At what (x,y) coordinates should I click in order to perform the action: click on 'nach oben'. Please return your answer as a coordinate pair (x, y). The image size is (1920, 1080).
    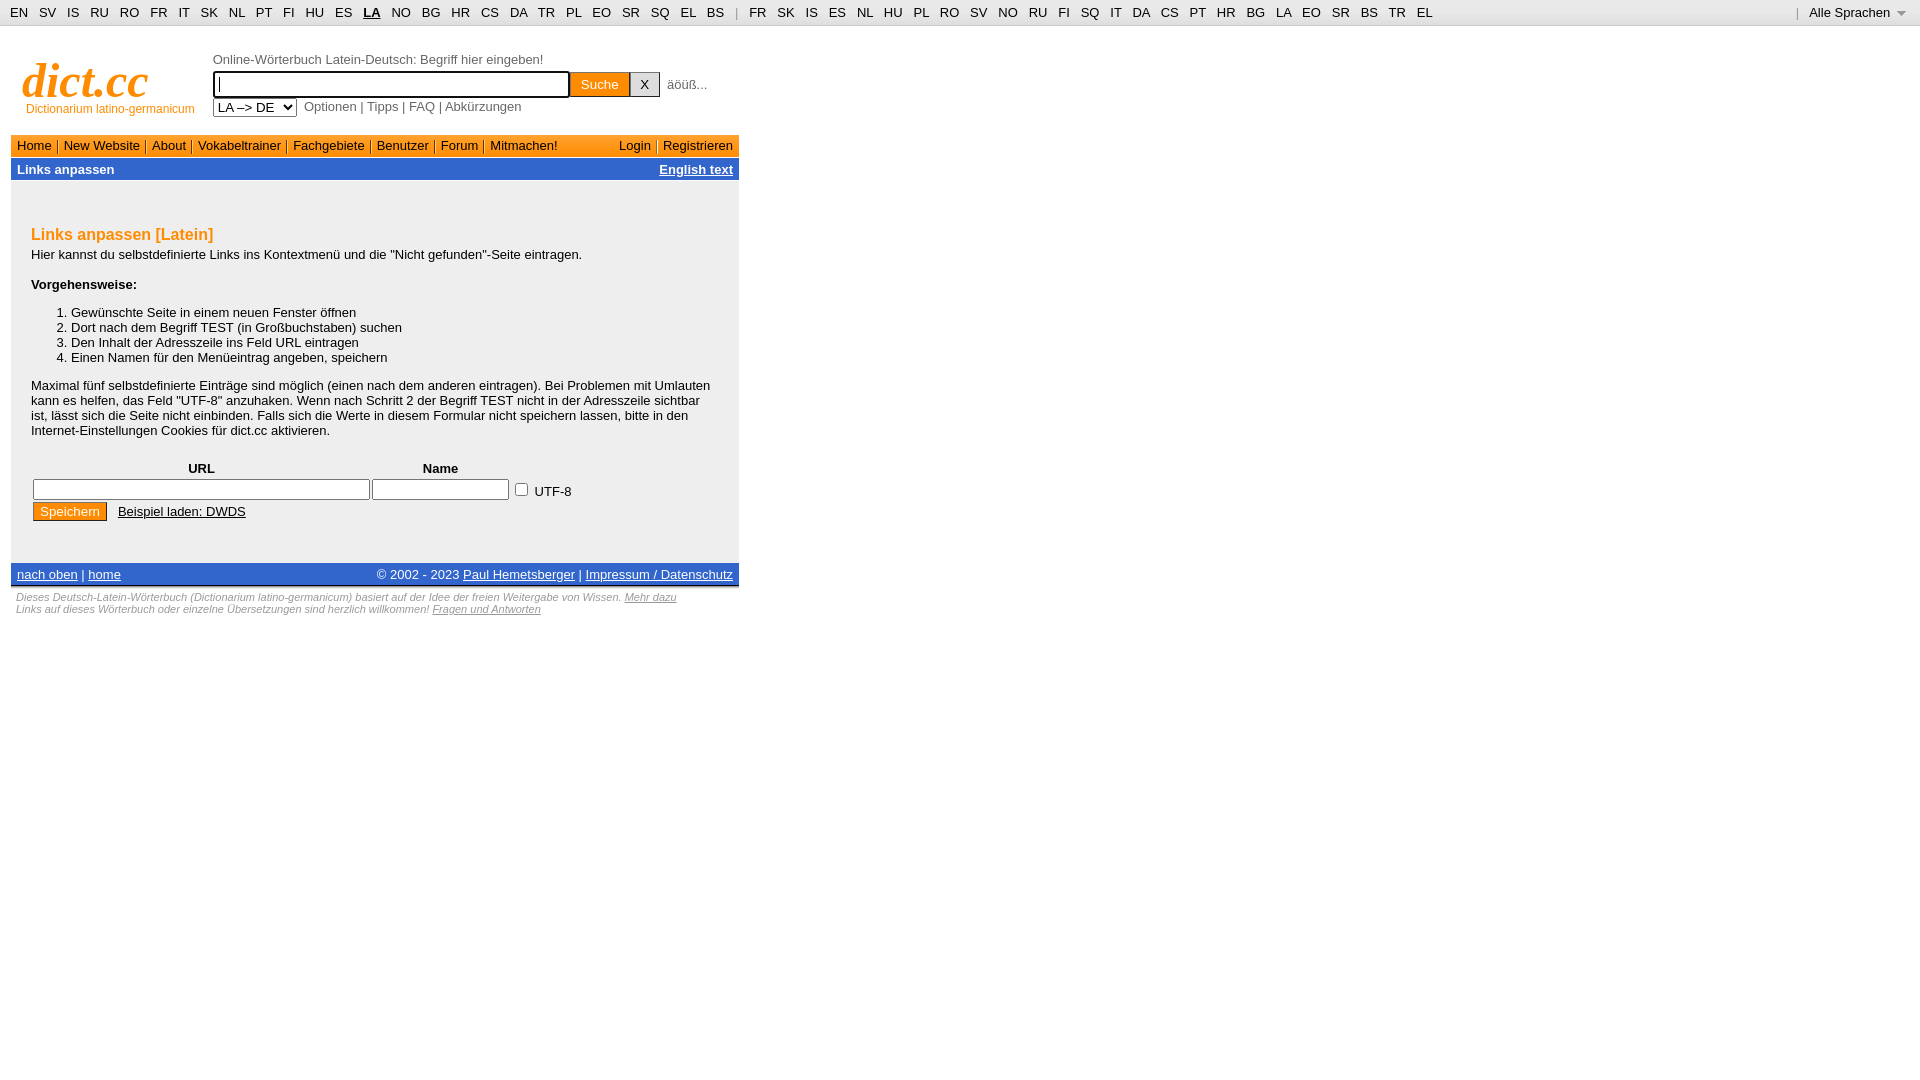
    Looking at the image, I should click on (47, 573).